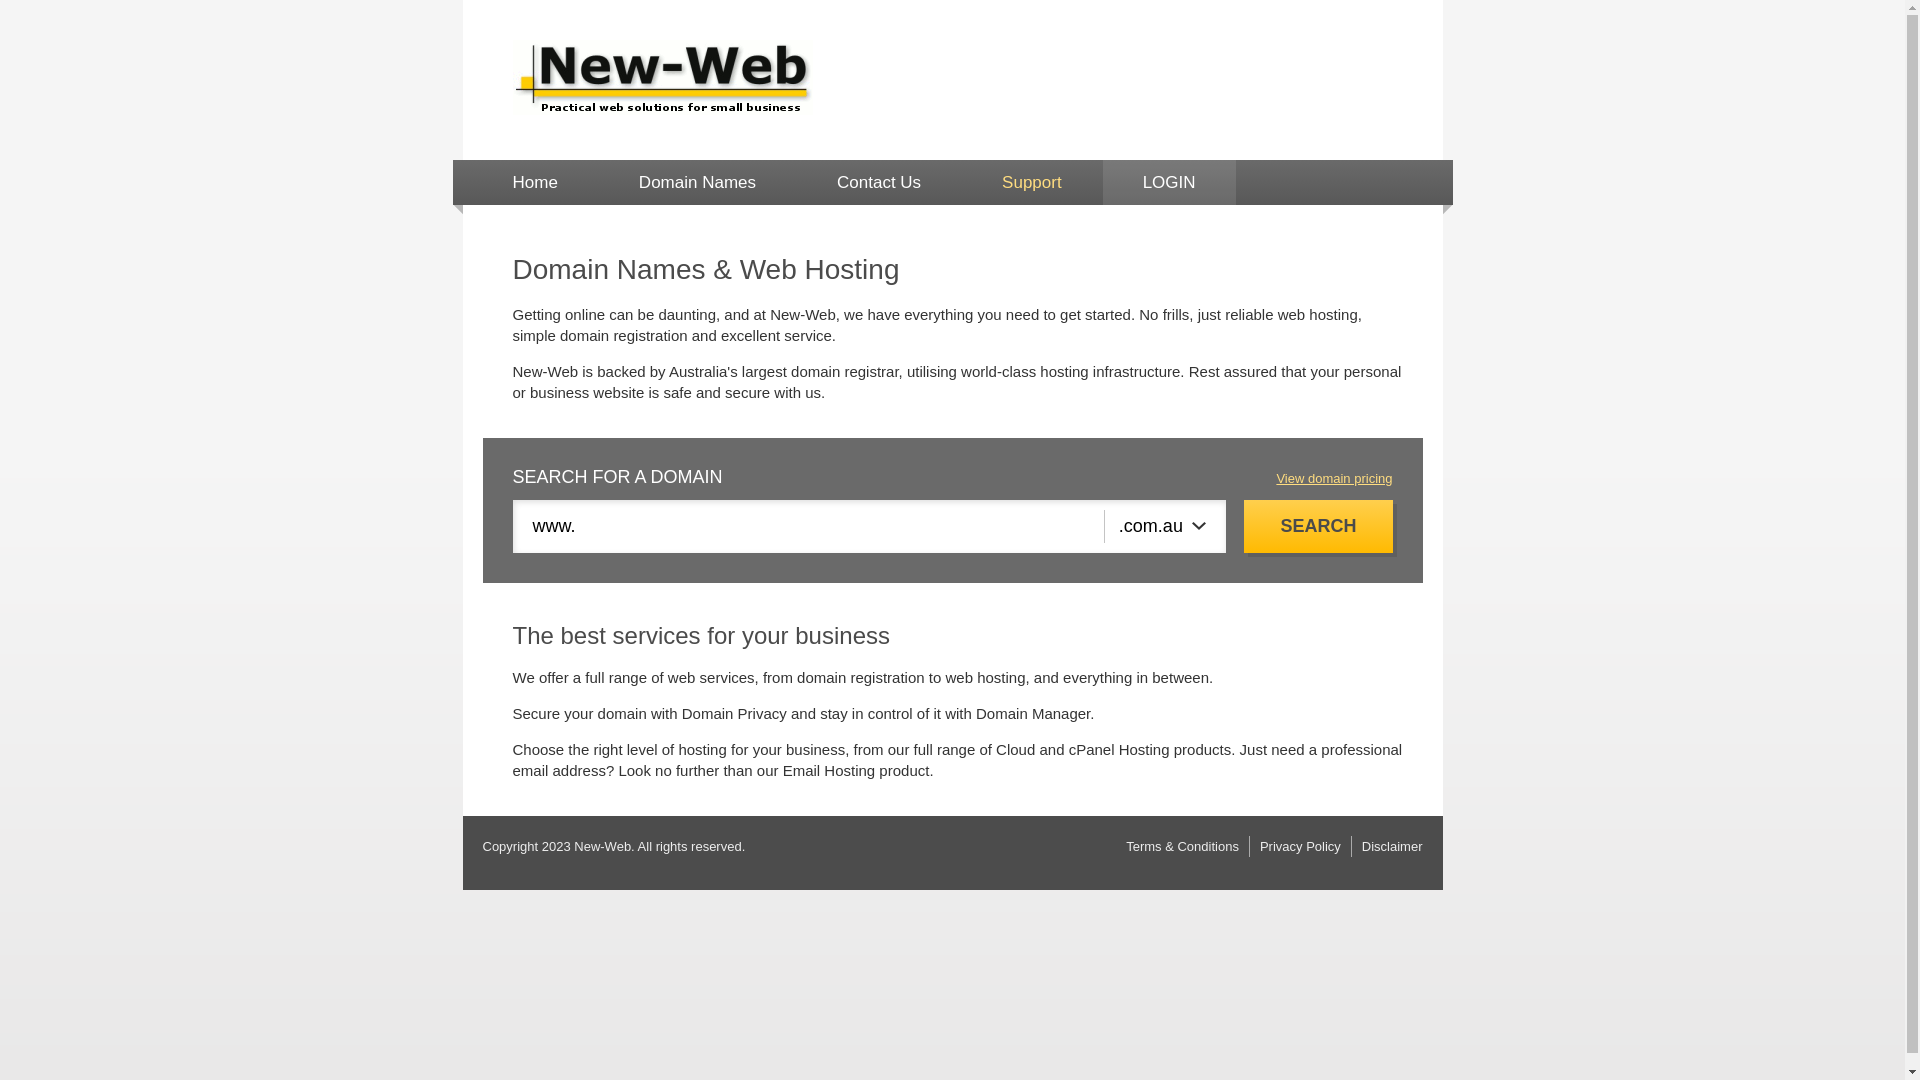  I want to click on 'Terms & Conditions', so click(1126, 846).